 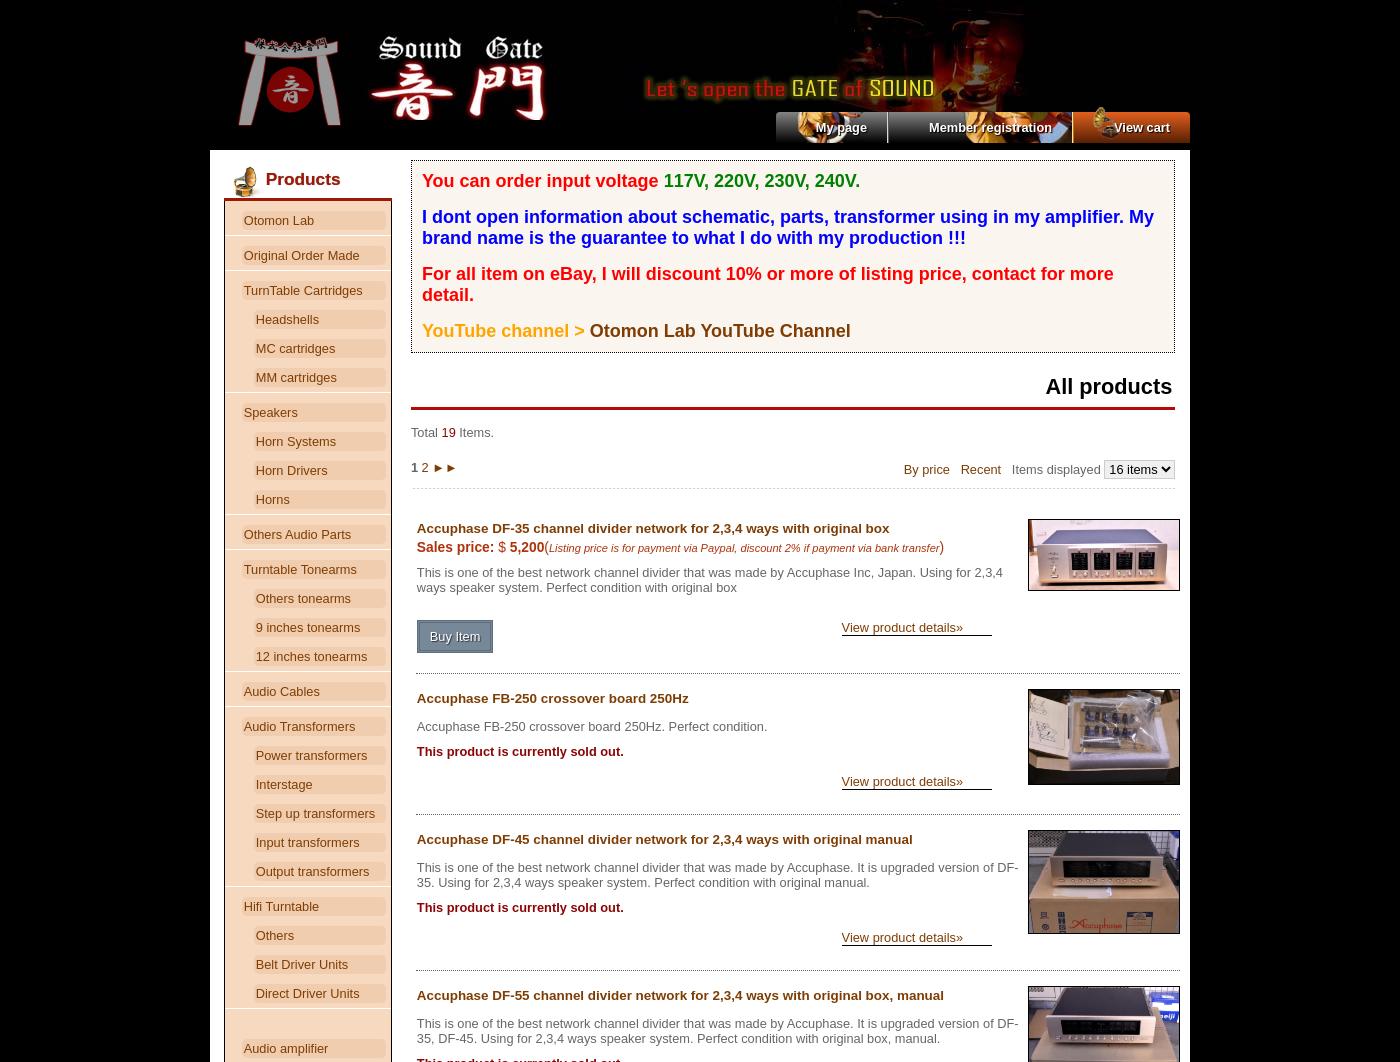 What do you see at coordinates (415, 837) in the screenshot?
I see `'Accuphase DF-45 channel divider network for 2,3,4 ways with original manual'` at bounding box center [415, 837].